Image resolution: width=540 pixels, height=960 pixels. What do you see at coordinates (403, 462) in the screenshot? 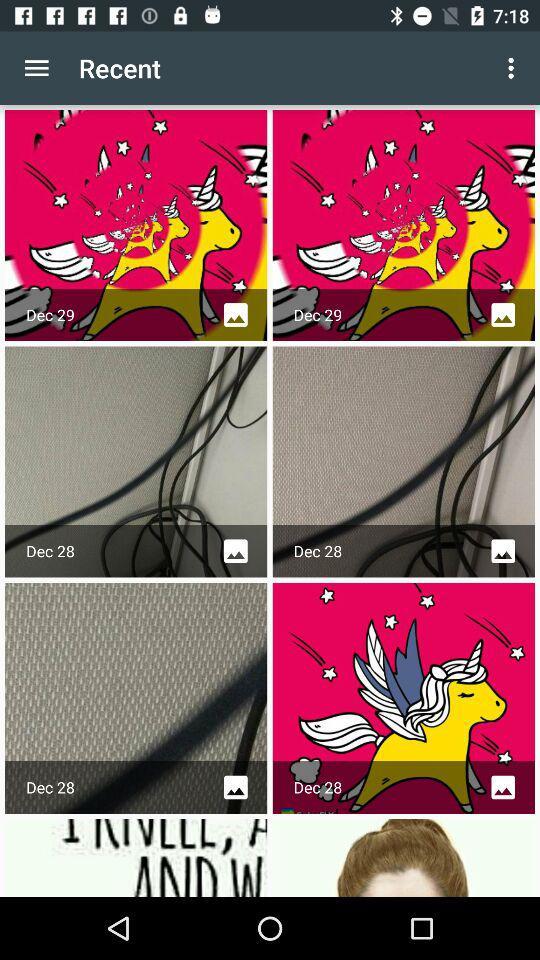
I see `the fourth image below menu bar` at bounding box center [403, 462].